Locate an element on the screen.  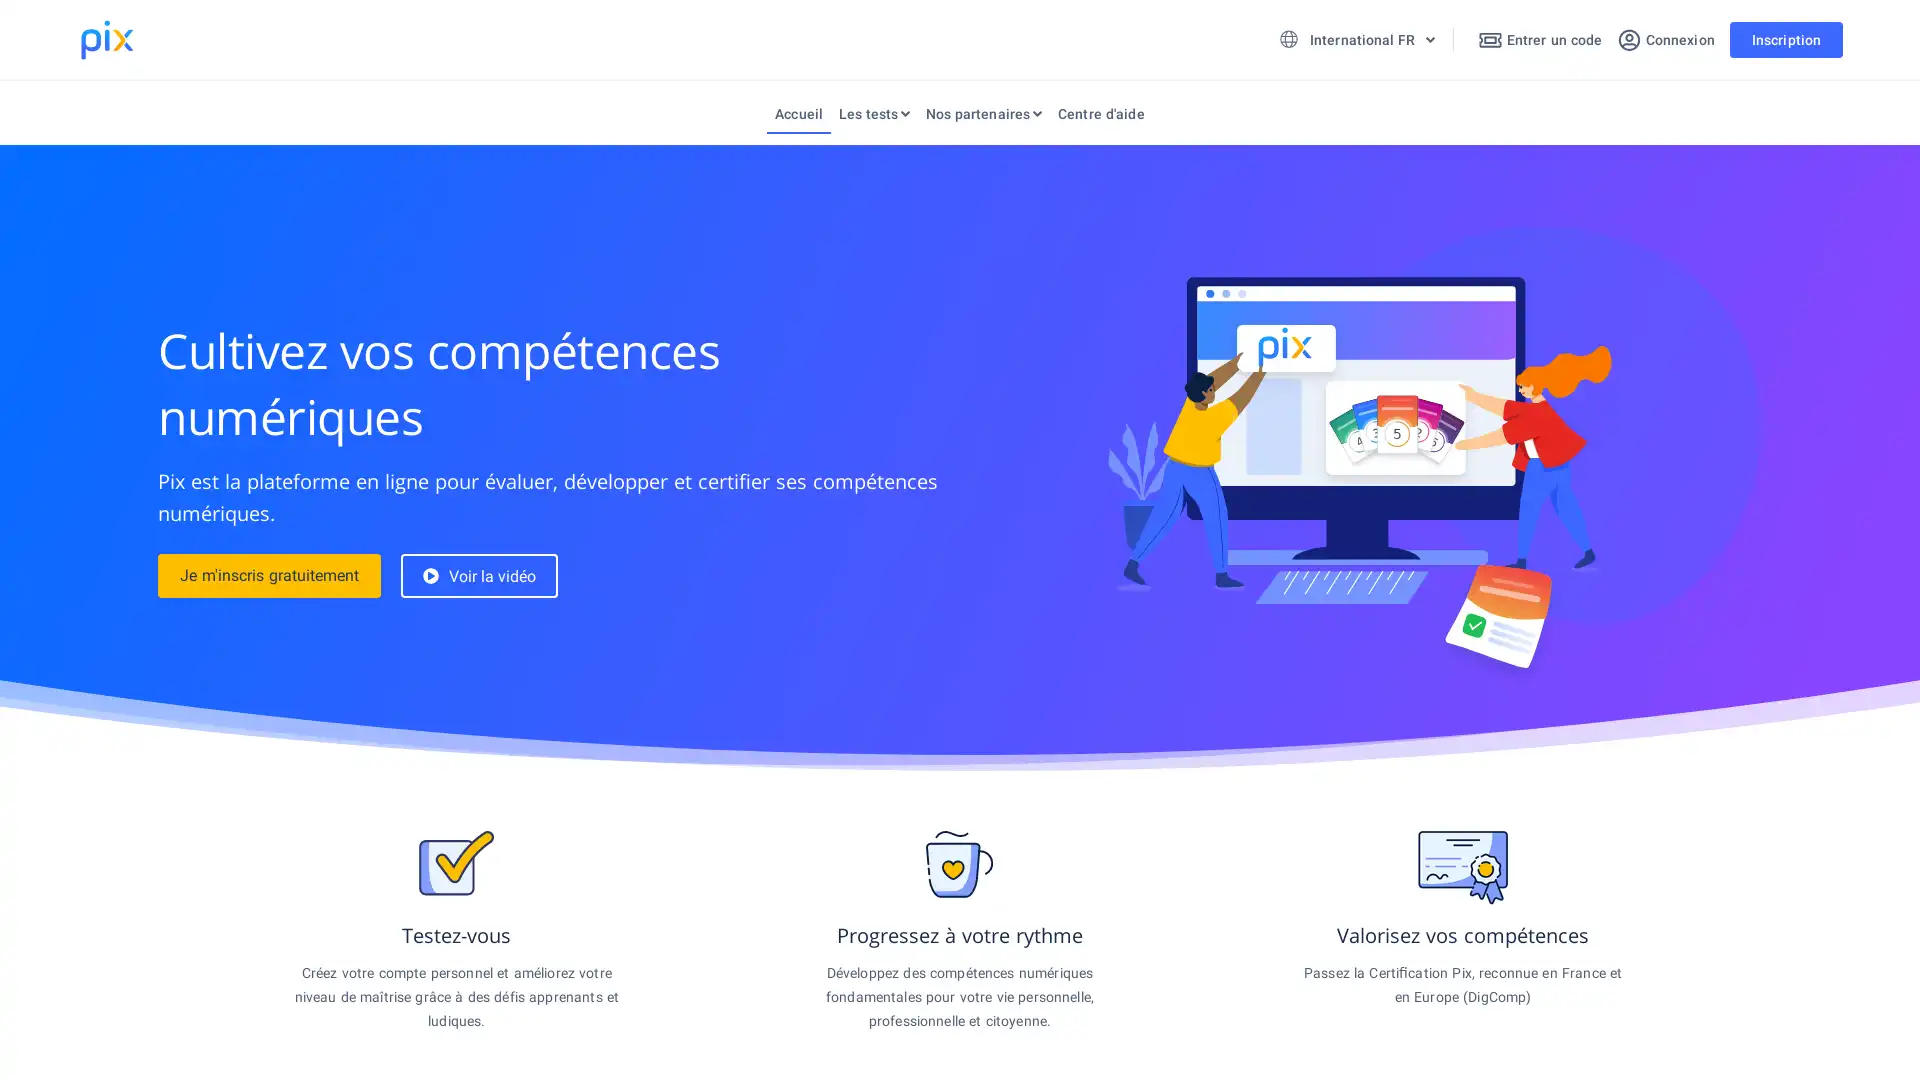
Nos partenaires is located at coordinates (983, 118).